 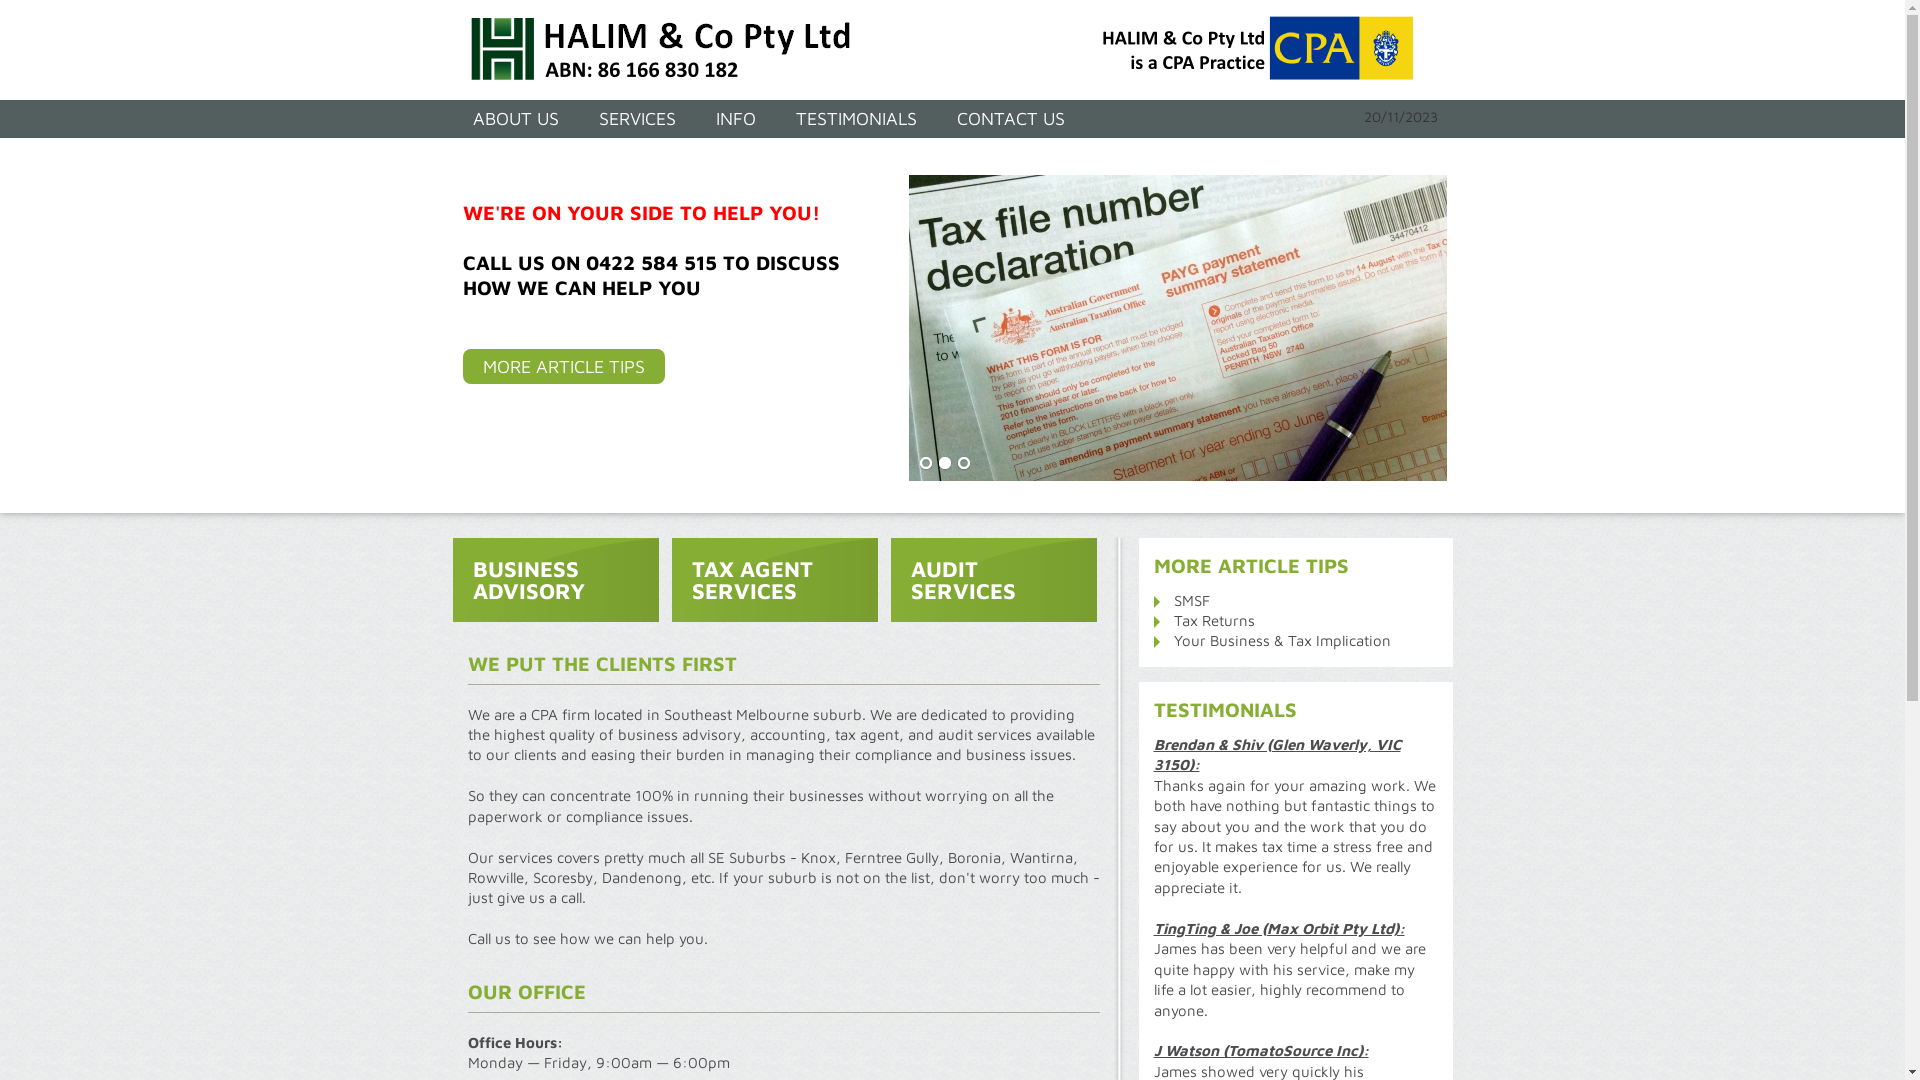 What do you see at coordinates (993, 579) in the screenshot?
I see `'AUDIT SERVICES'` at bounding box center [993, 579].